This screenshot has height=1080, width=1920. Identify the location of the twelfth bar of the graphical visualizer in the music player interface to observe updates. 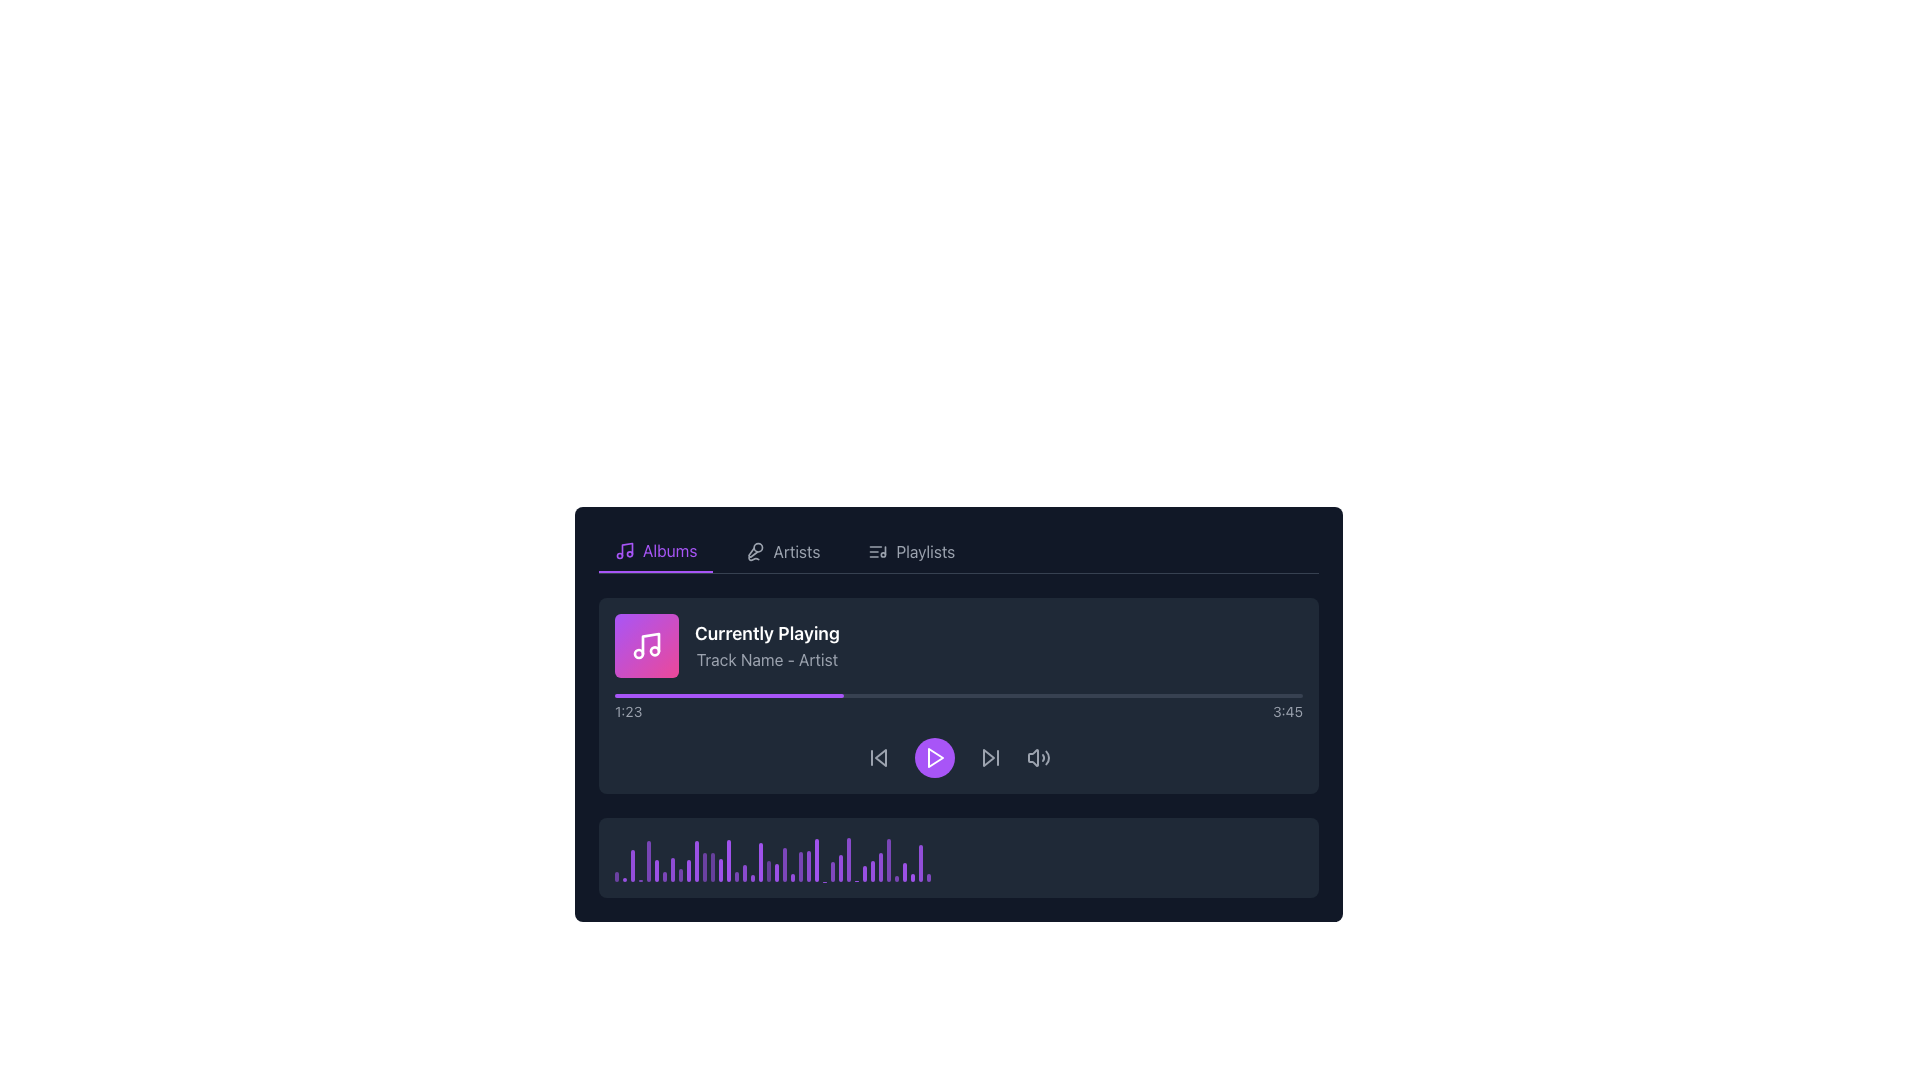
(705, 866).